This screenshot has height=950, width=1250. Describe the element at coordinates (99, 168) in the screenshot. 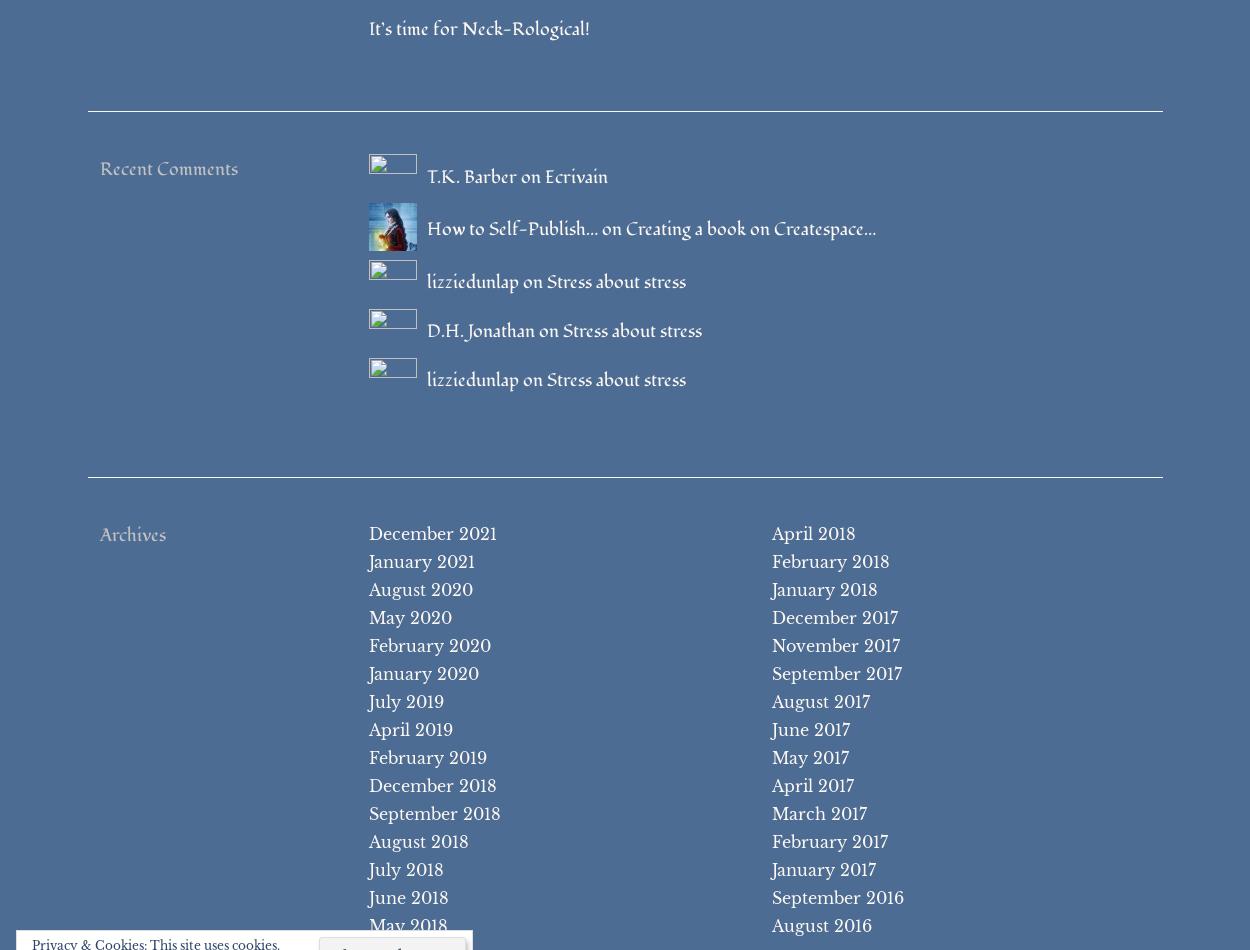

I see `'Recent Comments'` at that location.